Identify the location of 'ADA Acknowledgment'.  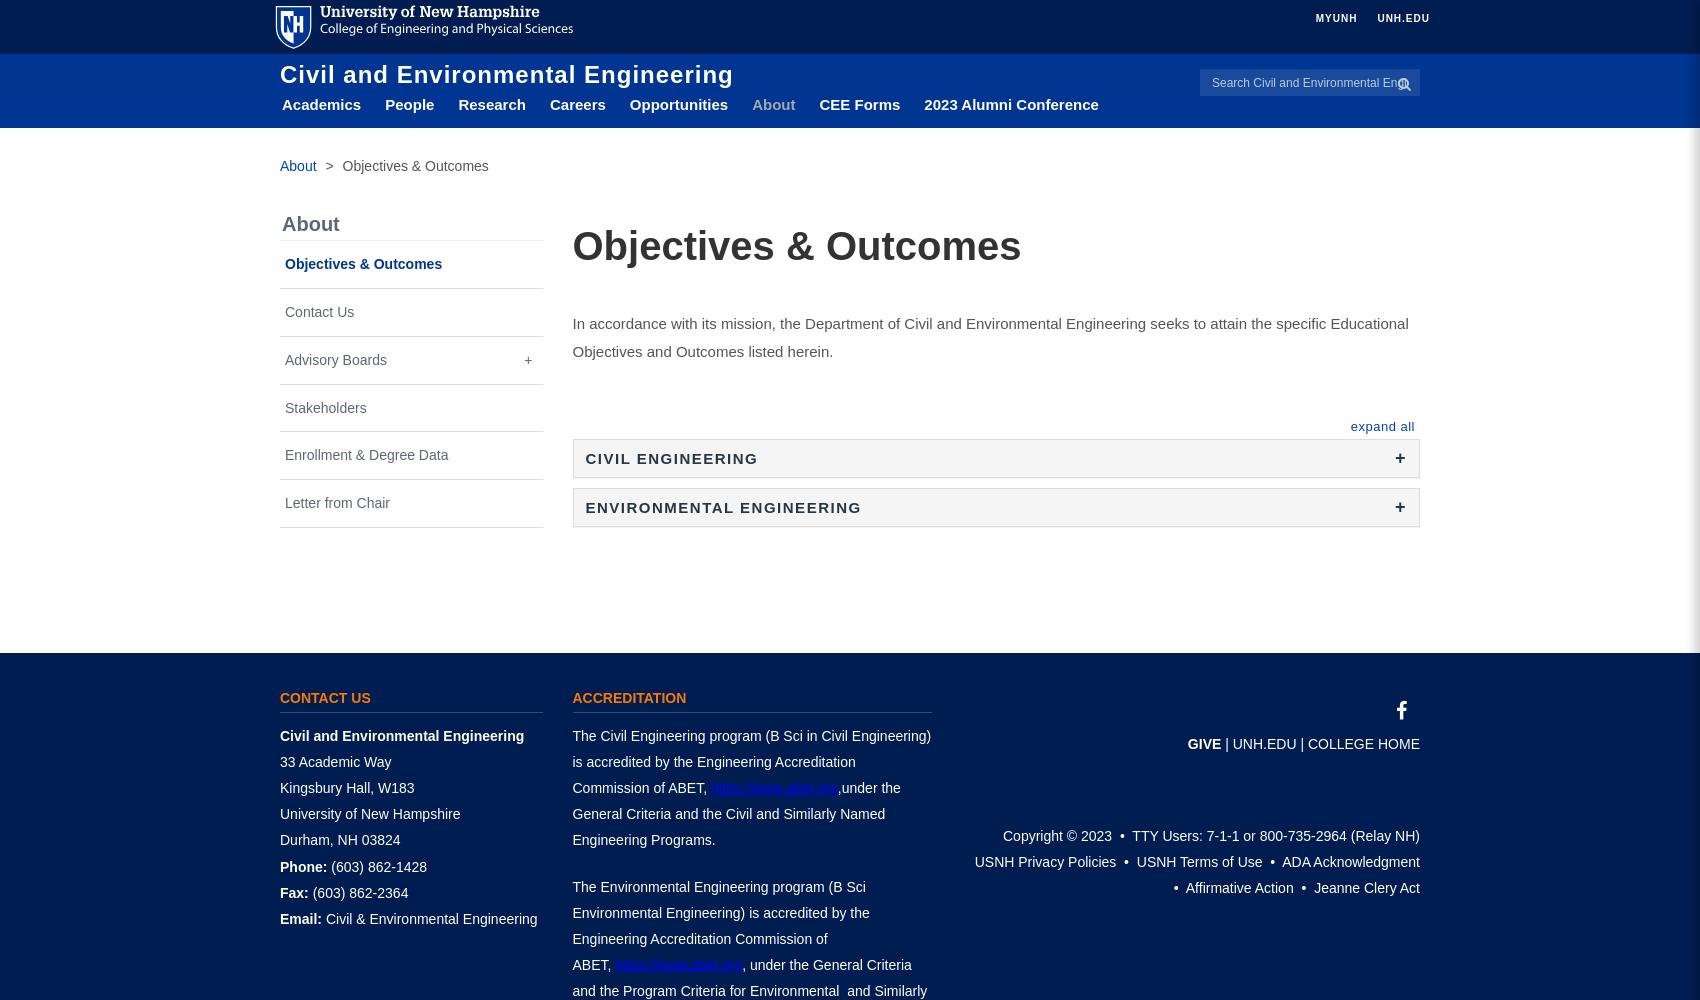
(1350, 861).